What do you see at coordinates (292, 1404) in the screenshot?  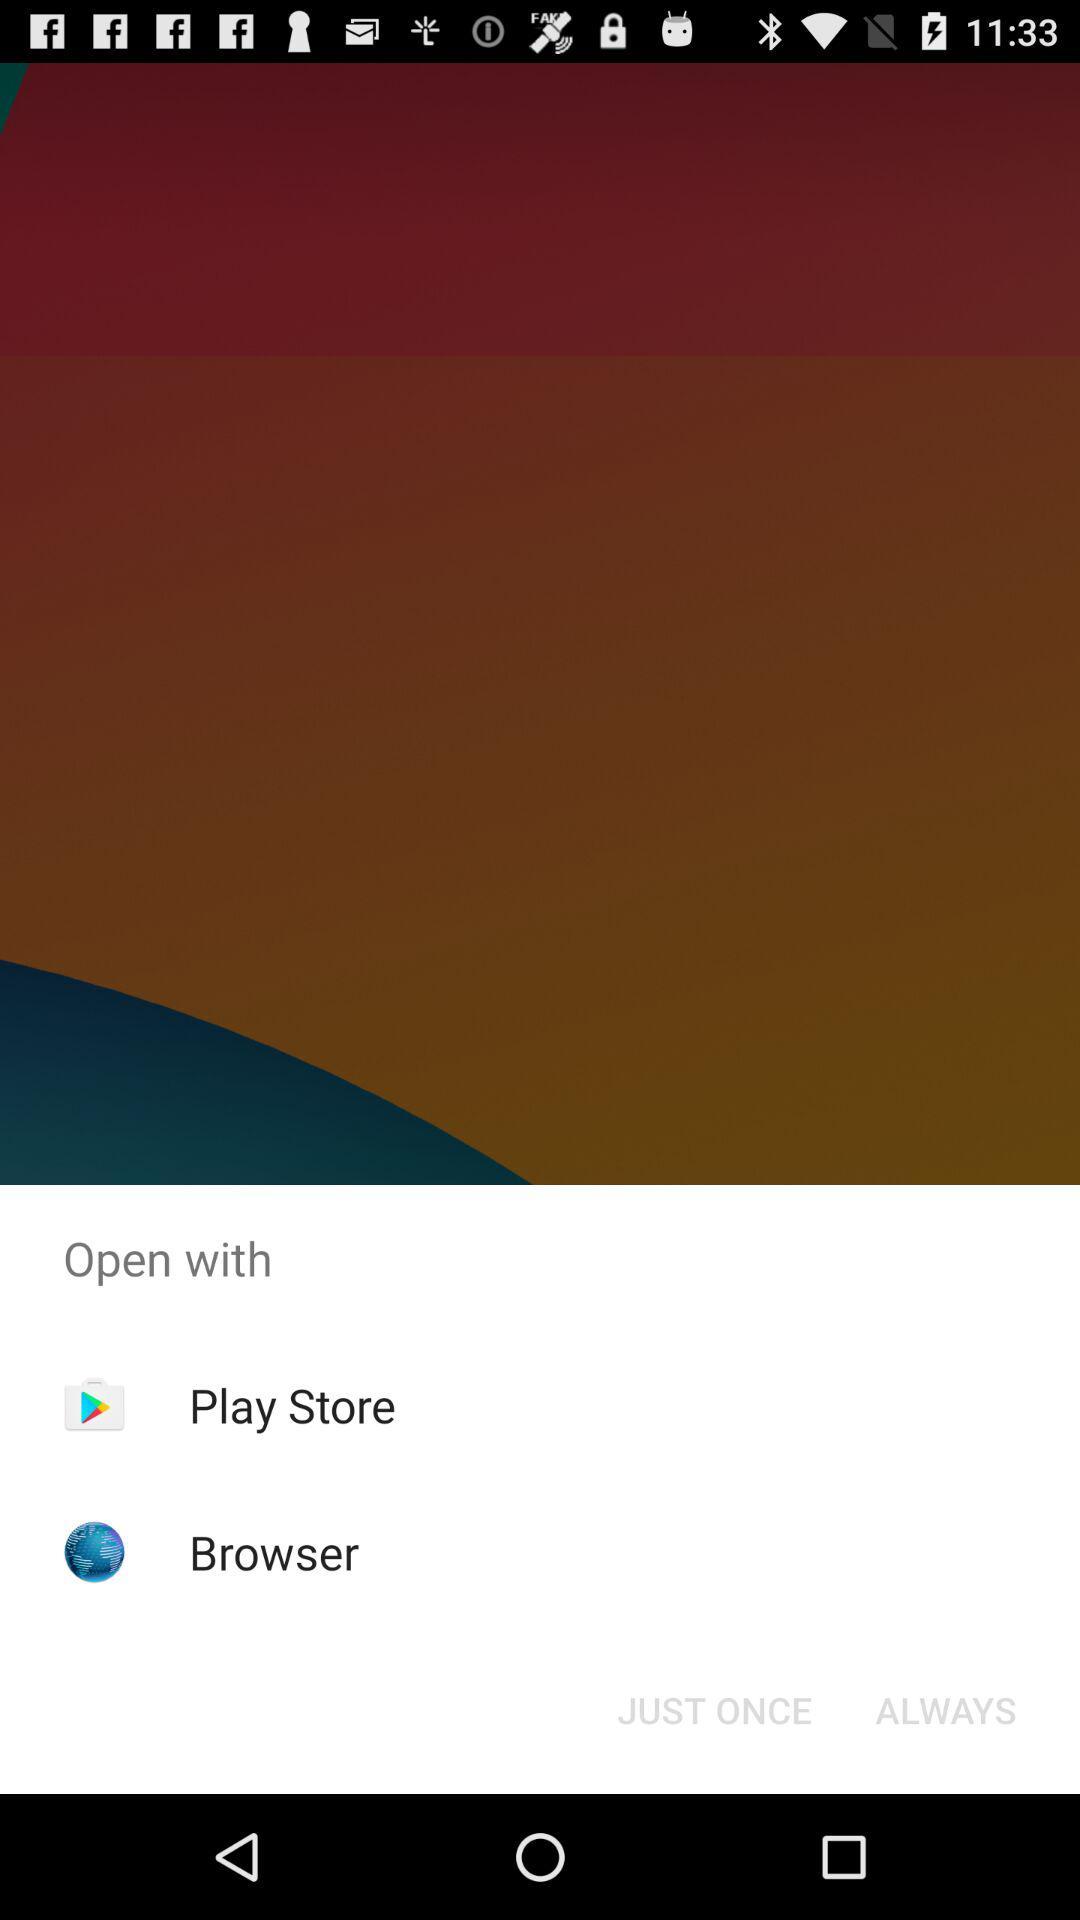 I see `item above browser item` at bounding box center [292, 1404].